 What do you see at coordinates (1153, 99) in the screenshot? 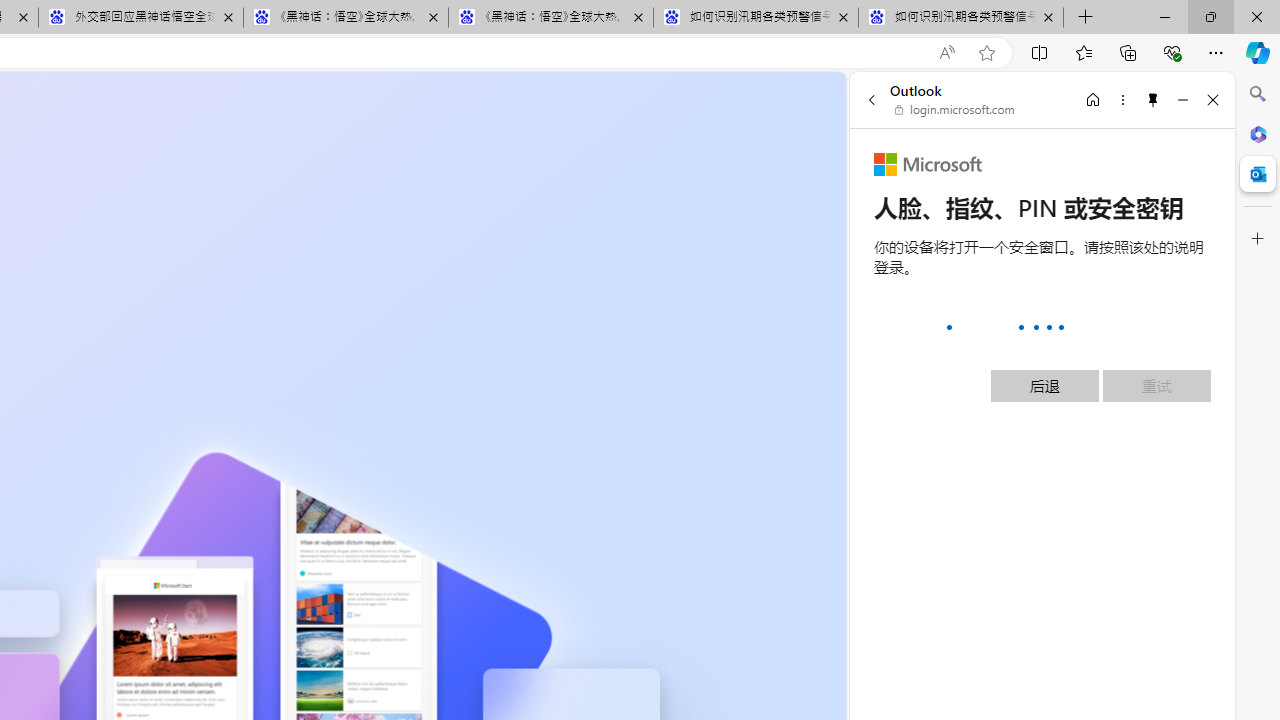
I see `'Unpin side pane'` at bounding box center [1153, 99].